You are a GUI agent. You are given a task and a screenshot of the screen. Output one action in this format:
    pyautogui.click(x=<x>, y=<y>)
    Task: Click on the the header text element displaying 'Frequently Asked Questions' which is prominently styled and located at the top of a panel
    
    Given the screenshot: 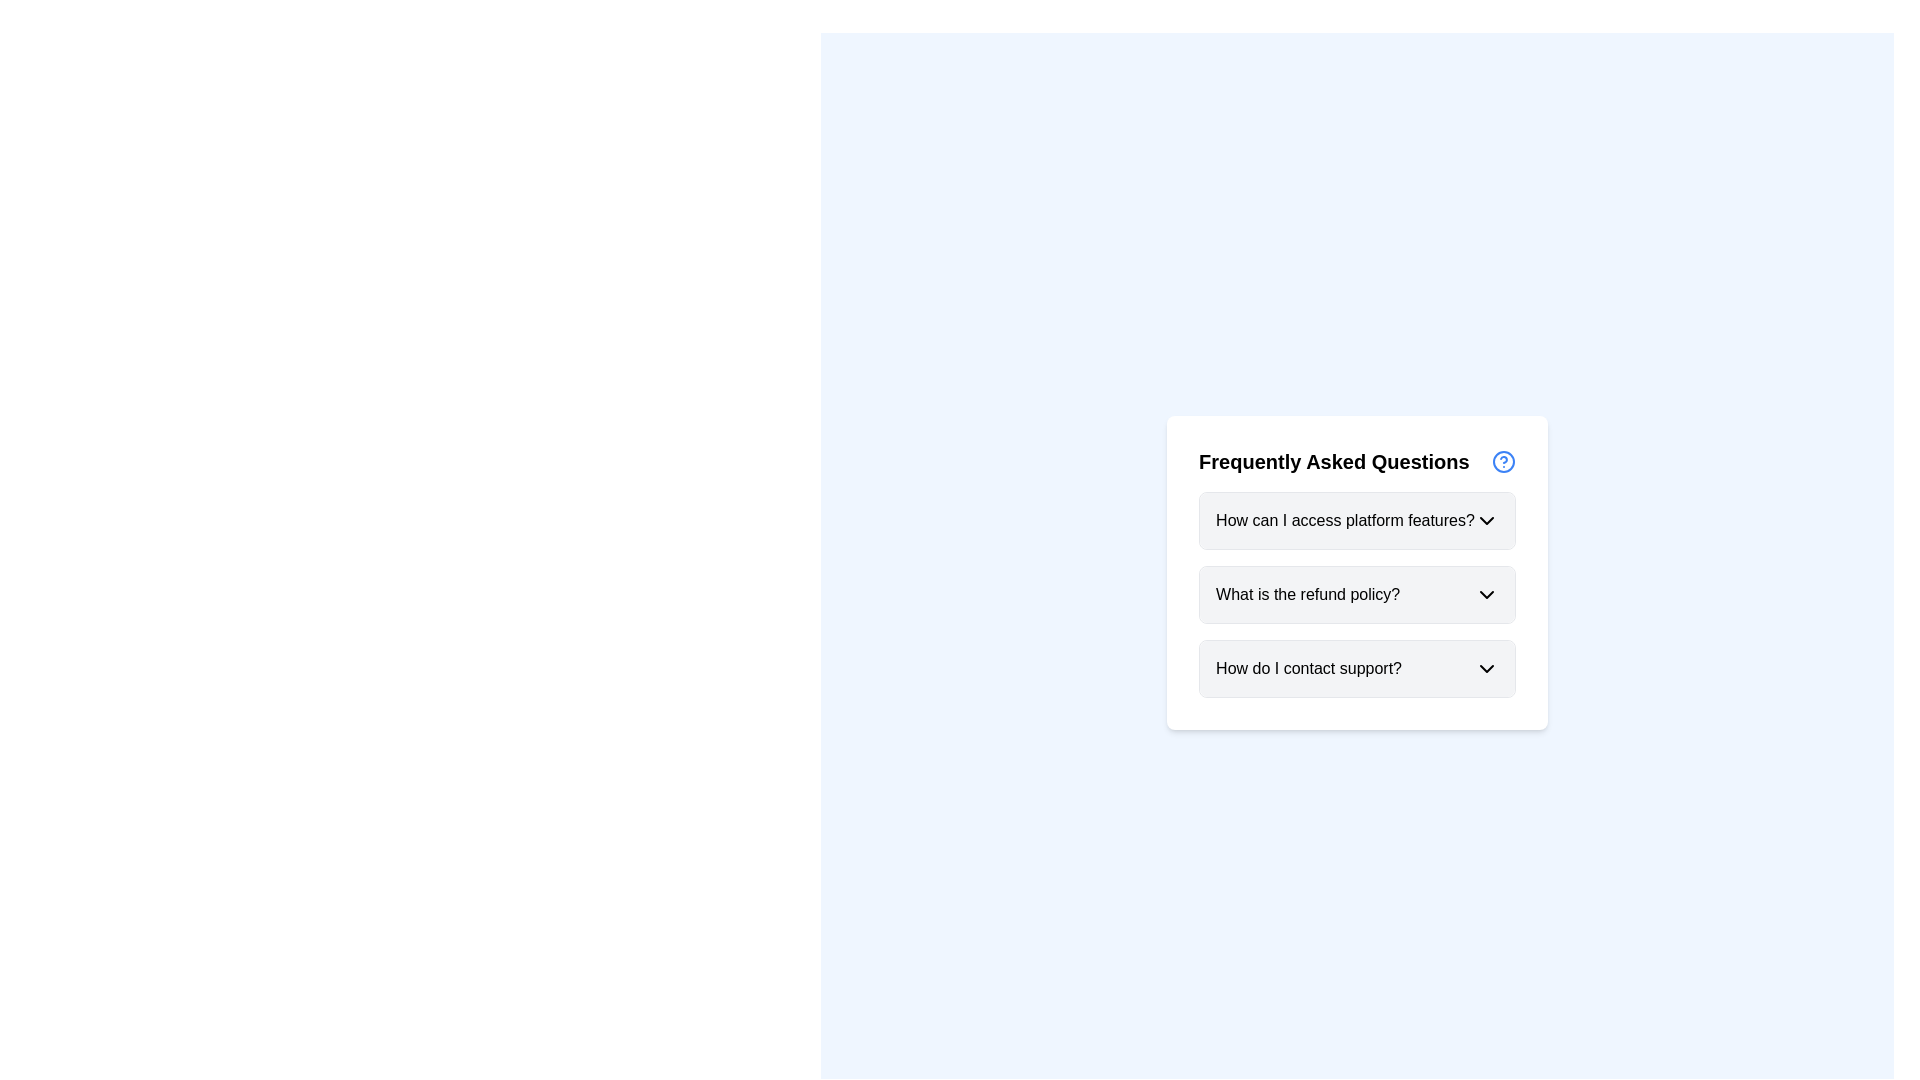 What is the action you would take?
    pyautogui.click(x=1334, y=462)
    